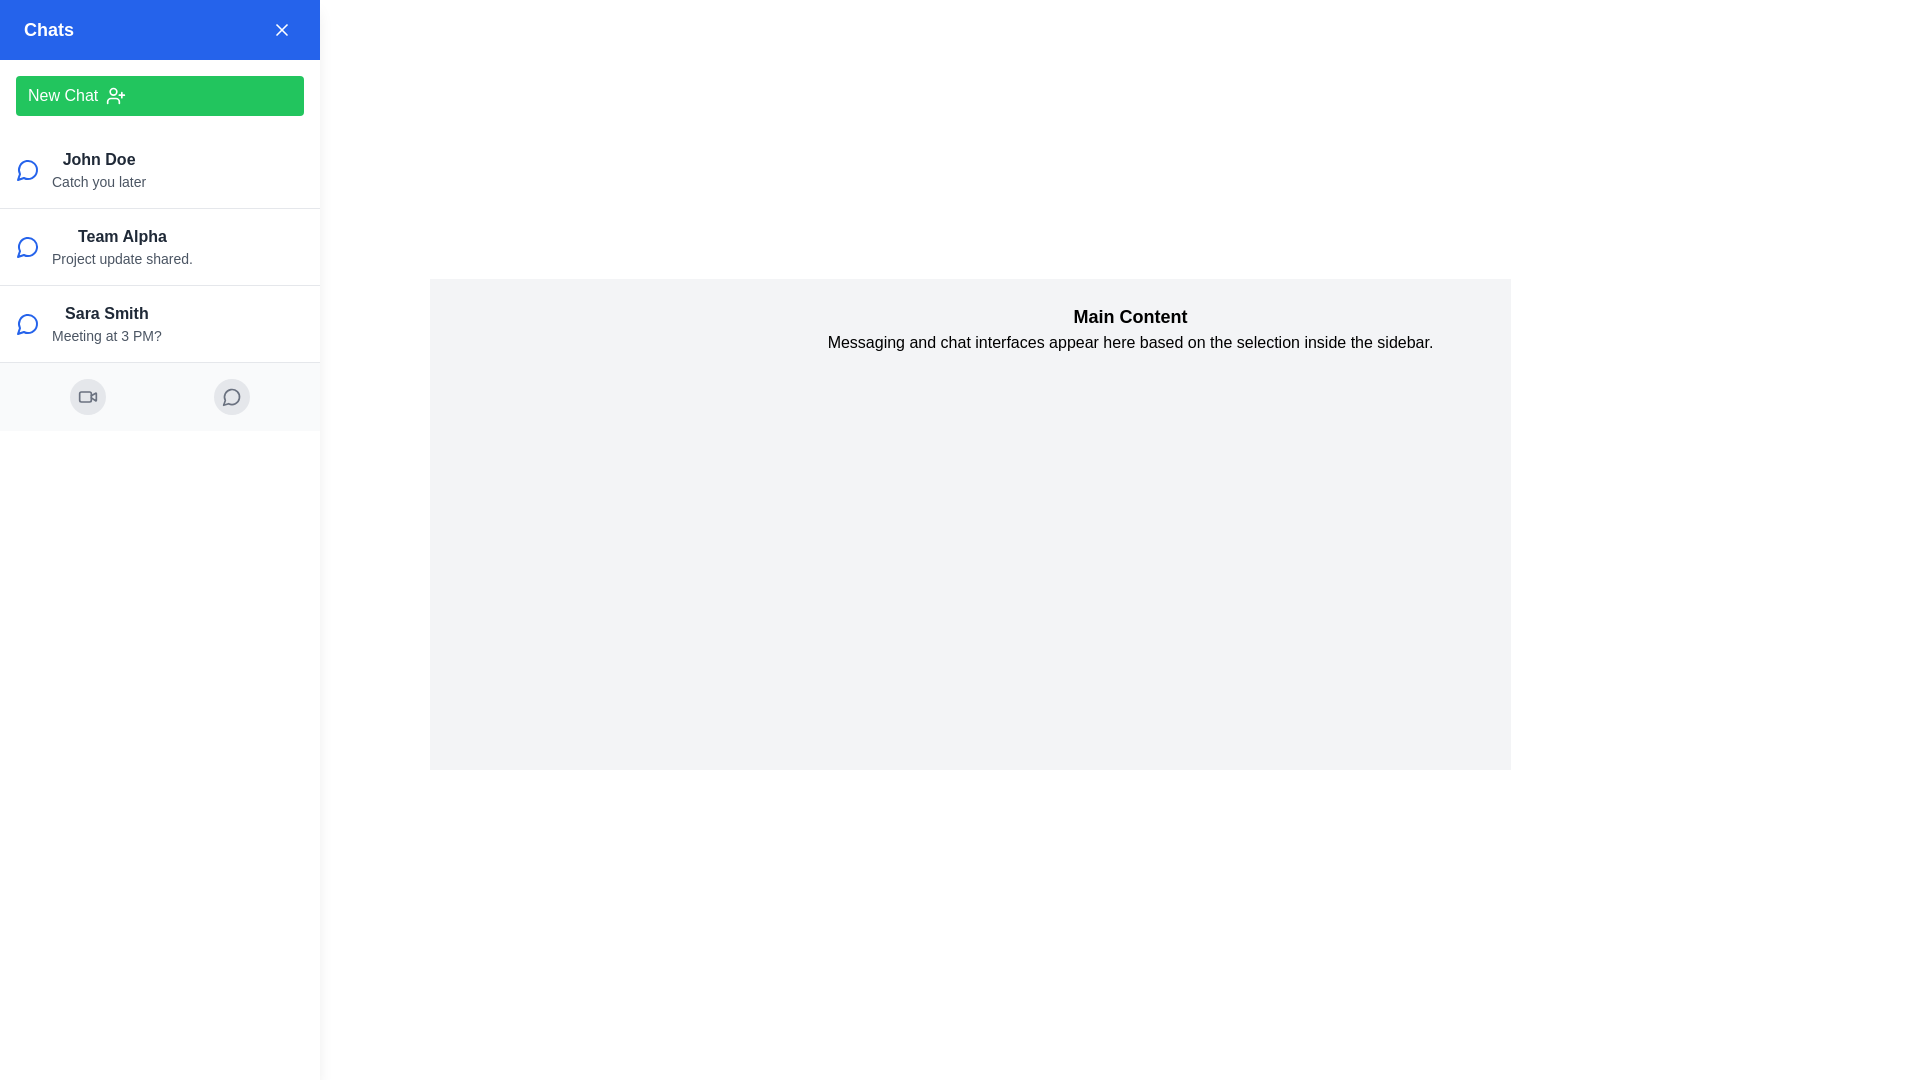  I want to click on the small circular blue icon with a hollow center located inside the chat bubble next to 'Team Alpha' in the sidebar, so click(27, 246).